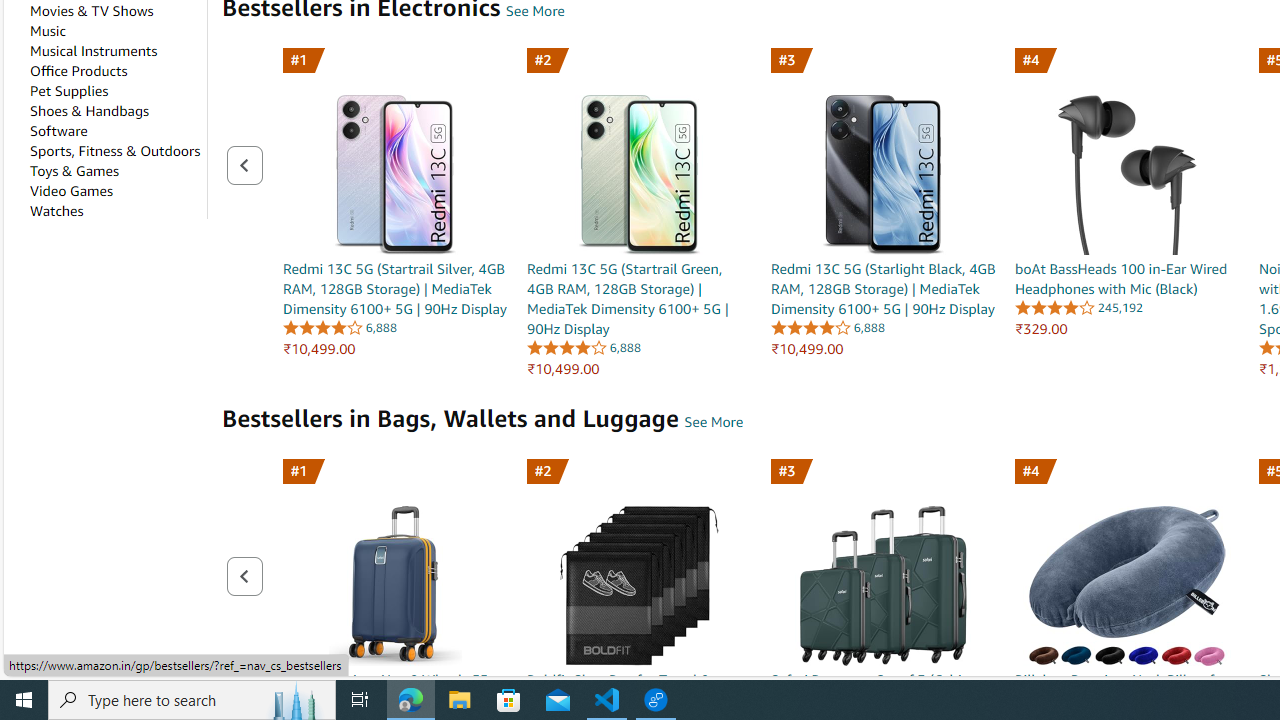  Describe the element at coordinates (90, 11) in the screenshot. I see `'Movies & TV Shows'` at that location.